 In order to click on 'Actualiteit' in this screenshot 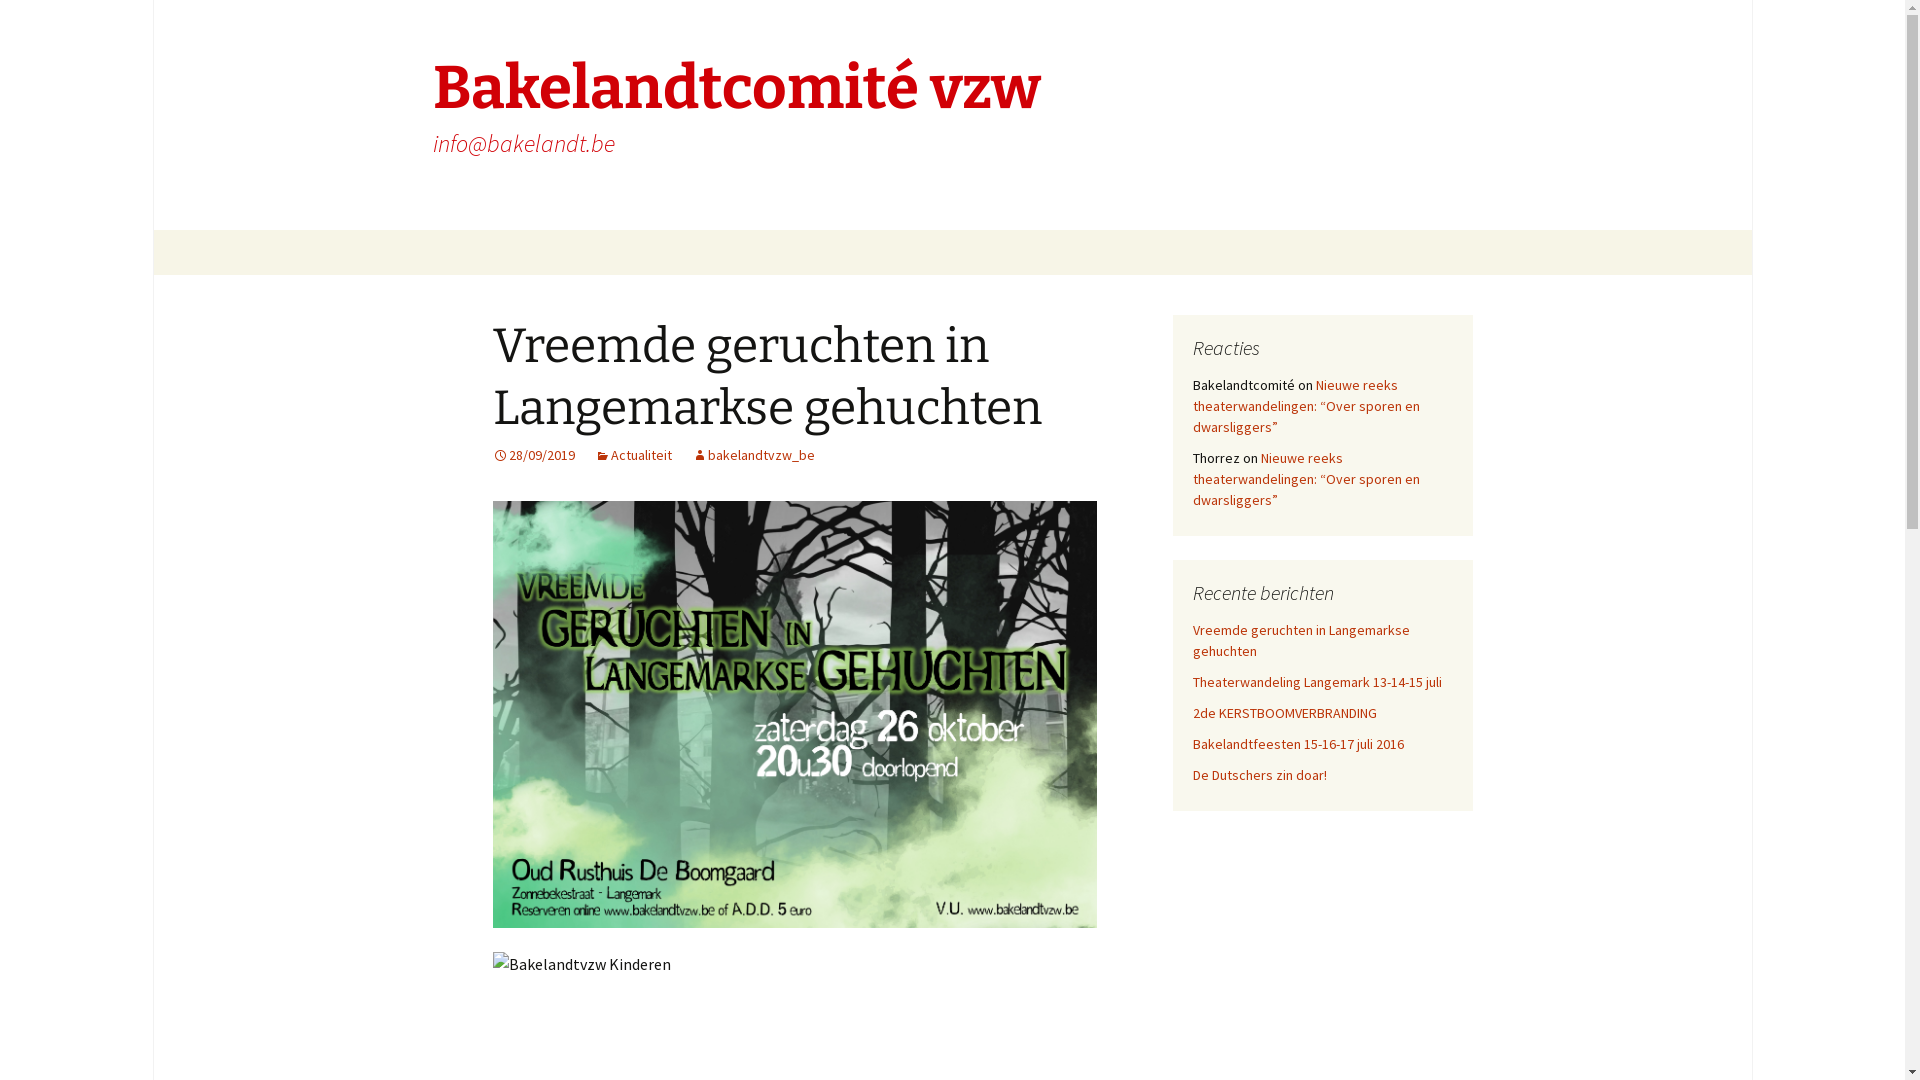, I will do `click(631, 455)`.